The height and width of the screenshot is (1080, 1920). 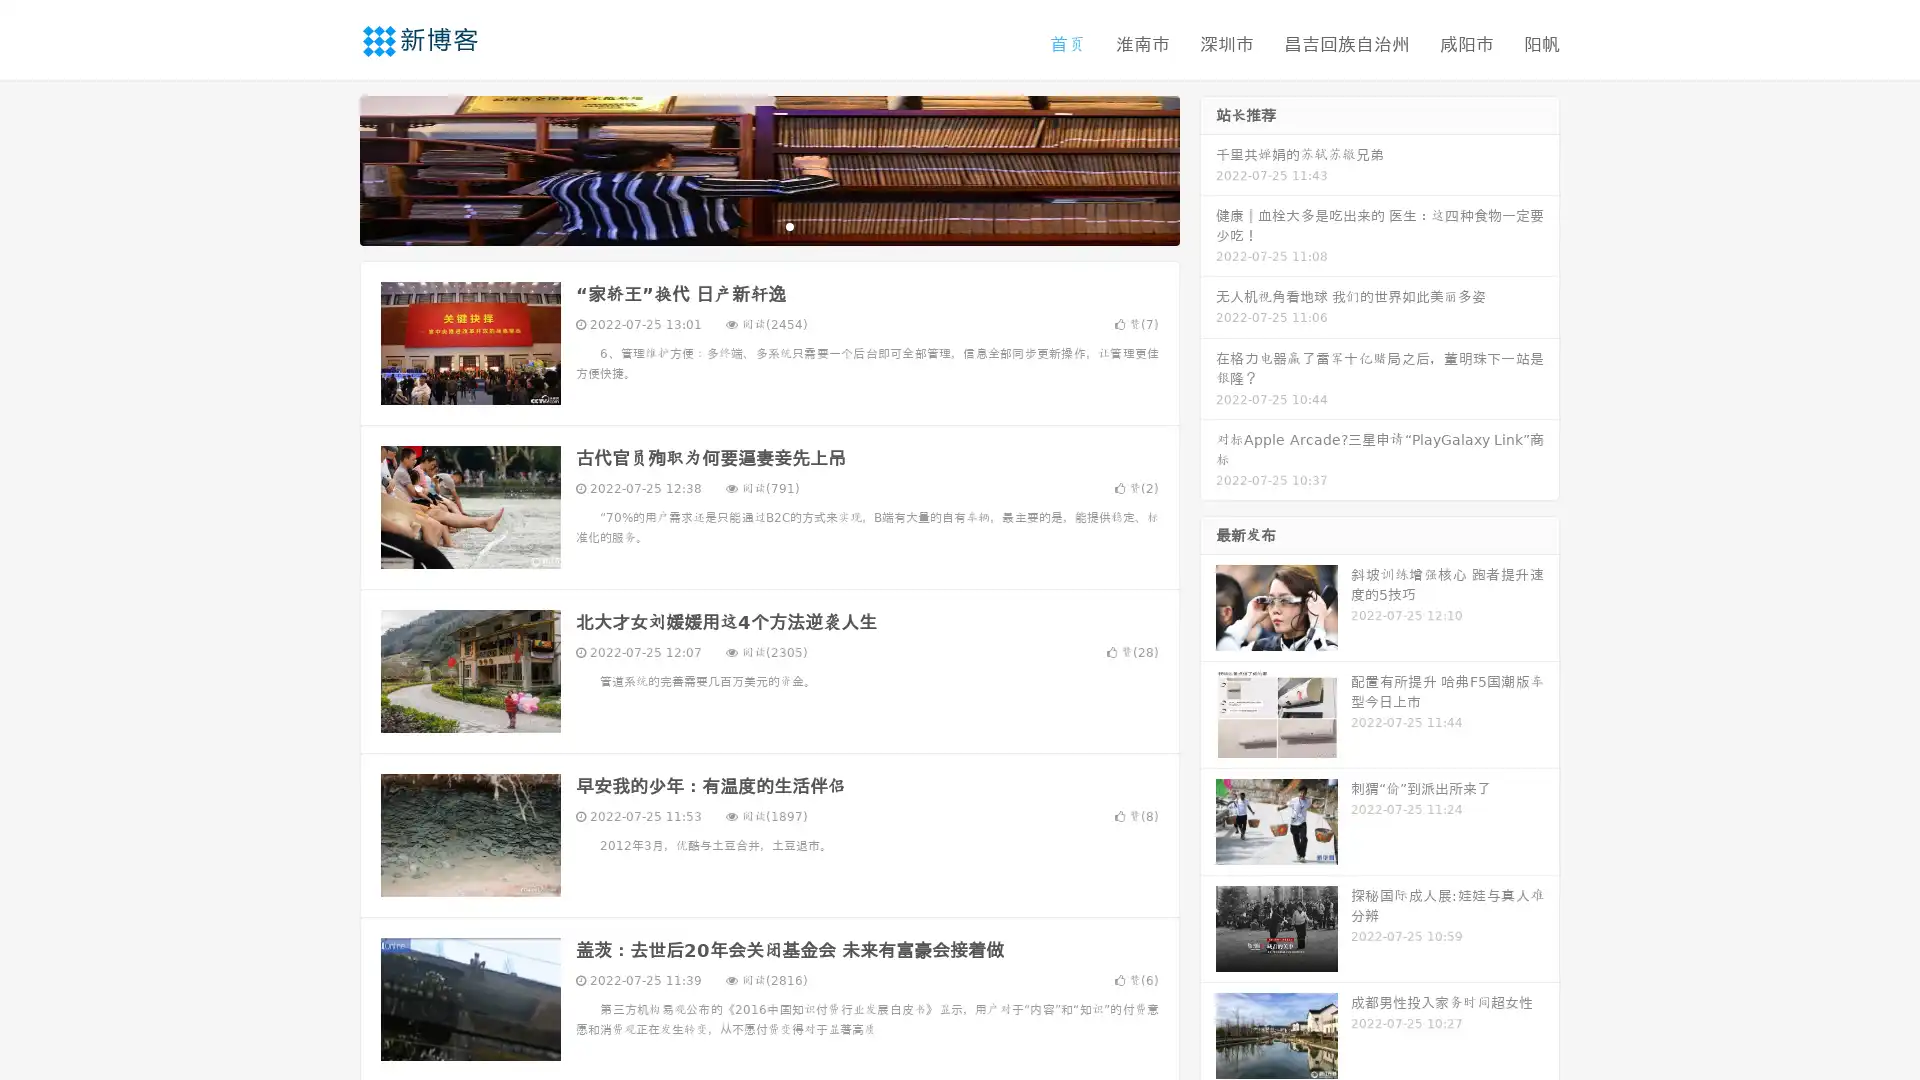 What do you see at coordinates (748, 225) in the screenshot?
I see `Go to slide 1` at bounding box center [748, 225].